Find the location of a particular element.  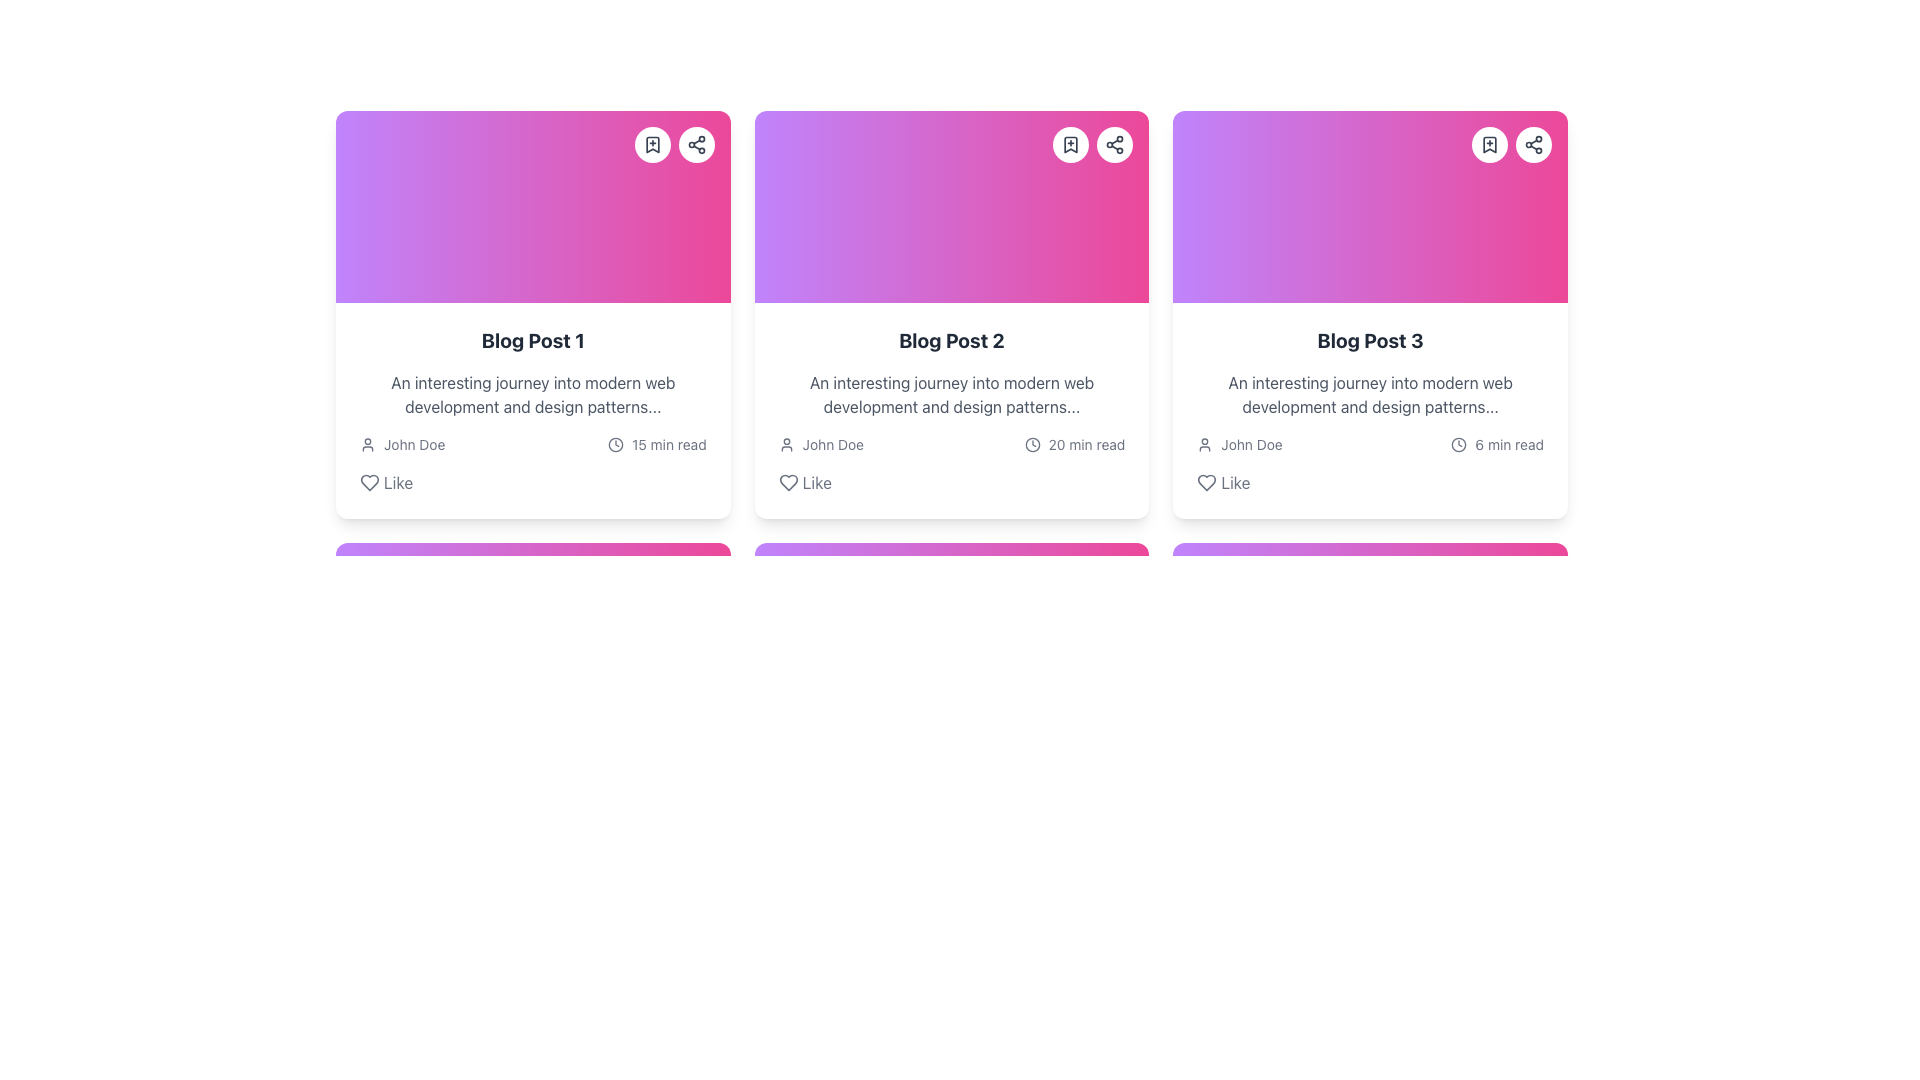

user profile SVG icon located in the footer of the third post card, which is aligned to the left of the author name 'John Doe' is located at coordinates (1204, 443).